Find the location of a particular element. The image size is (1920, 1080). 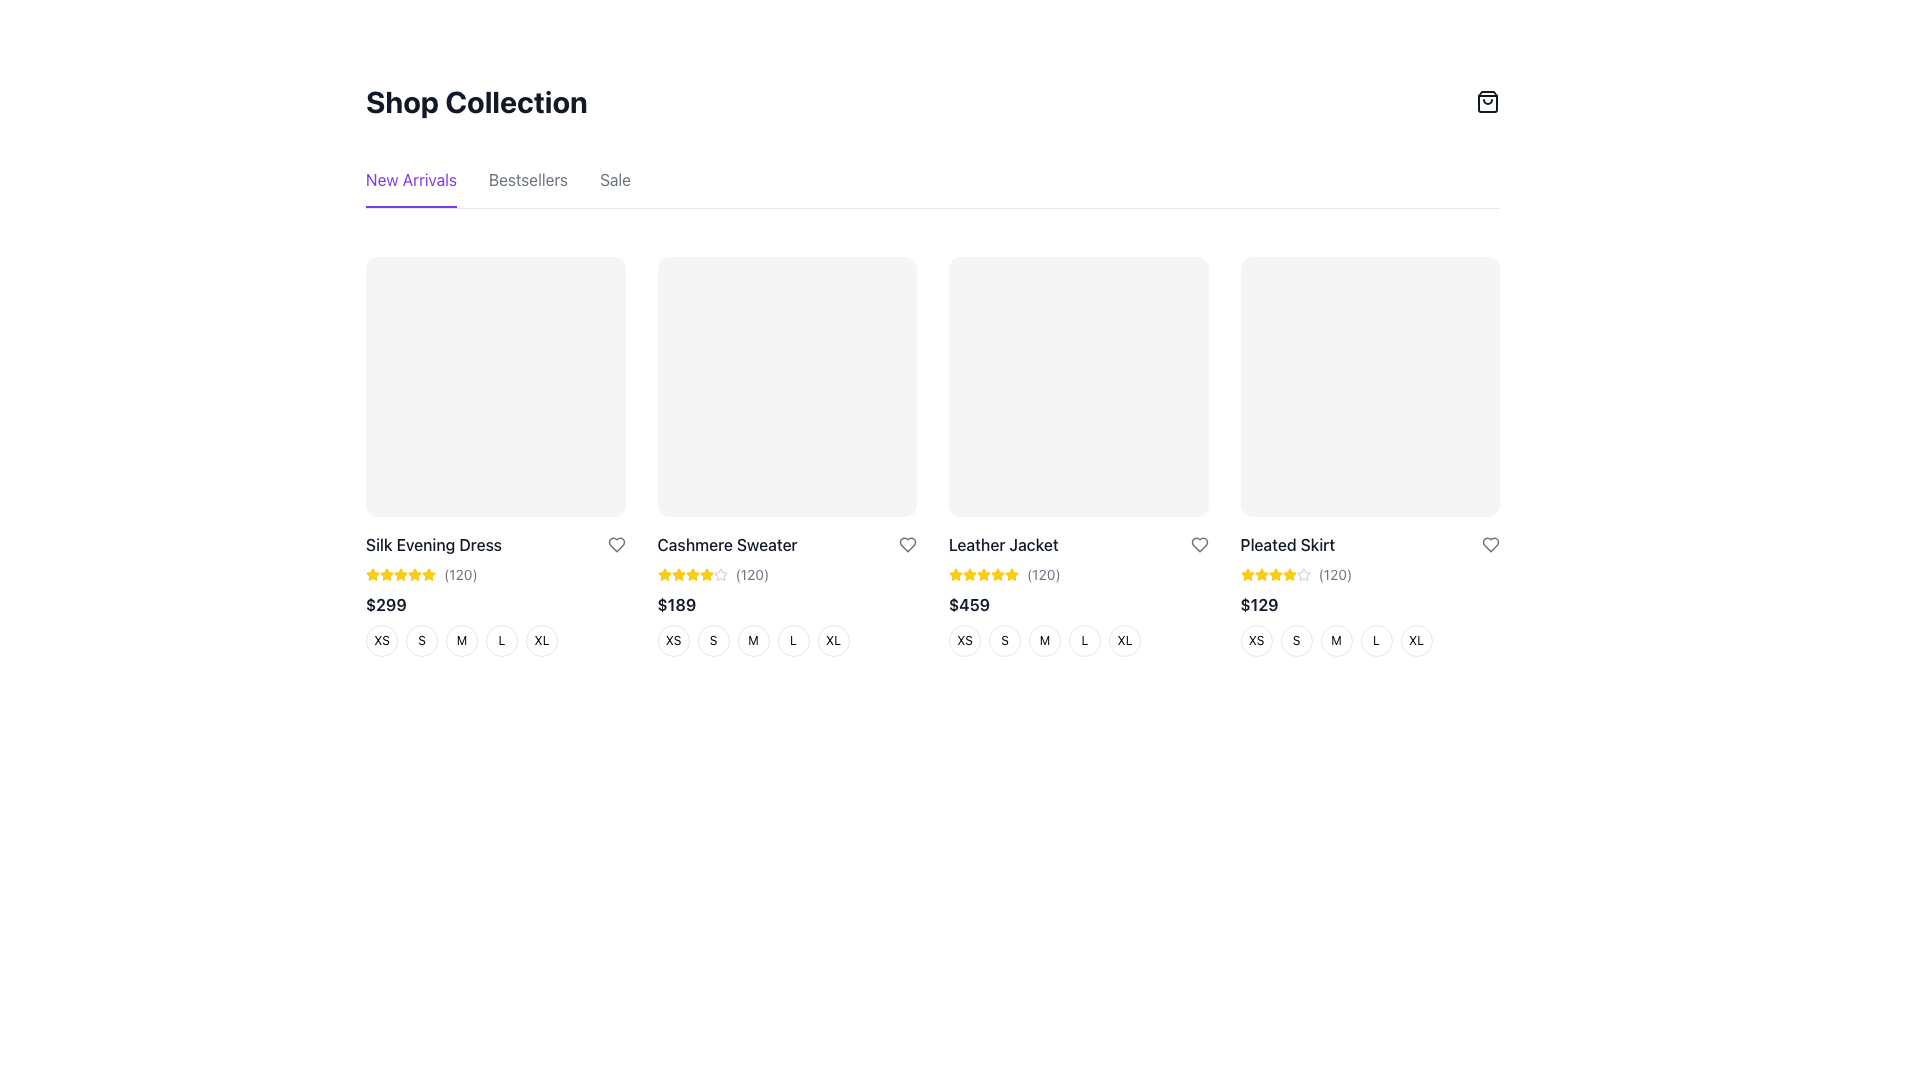

the price information text element displaying $129, which is located in the fourth product card below the title 'Pleated Skirt' and above the size selection buttons is located at coordinates (1258, 603).